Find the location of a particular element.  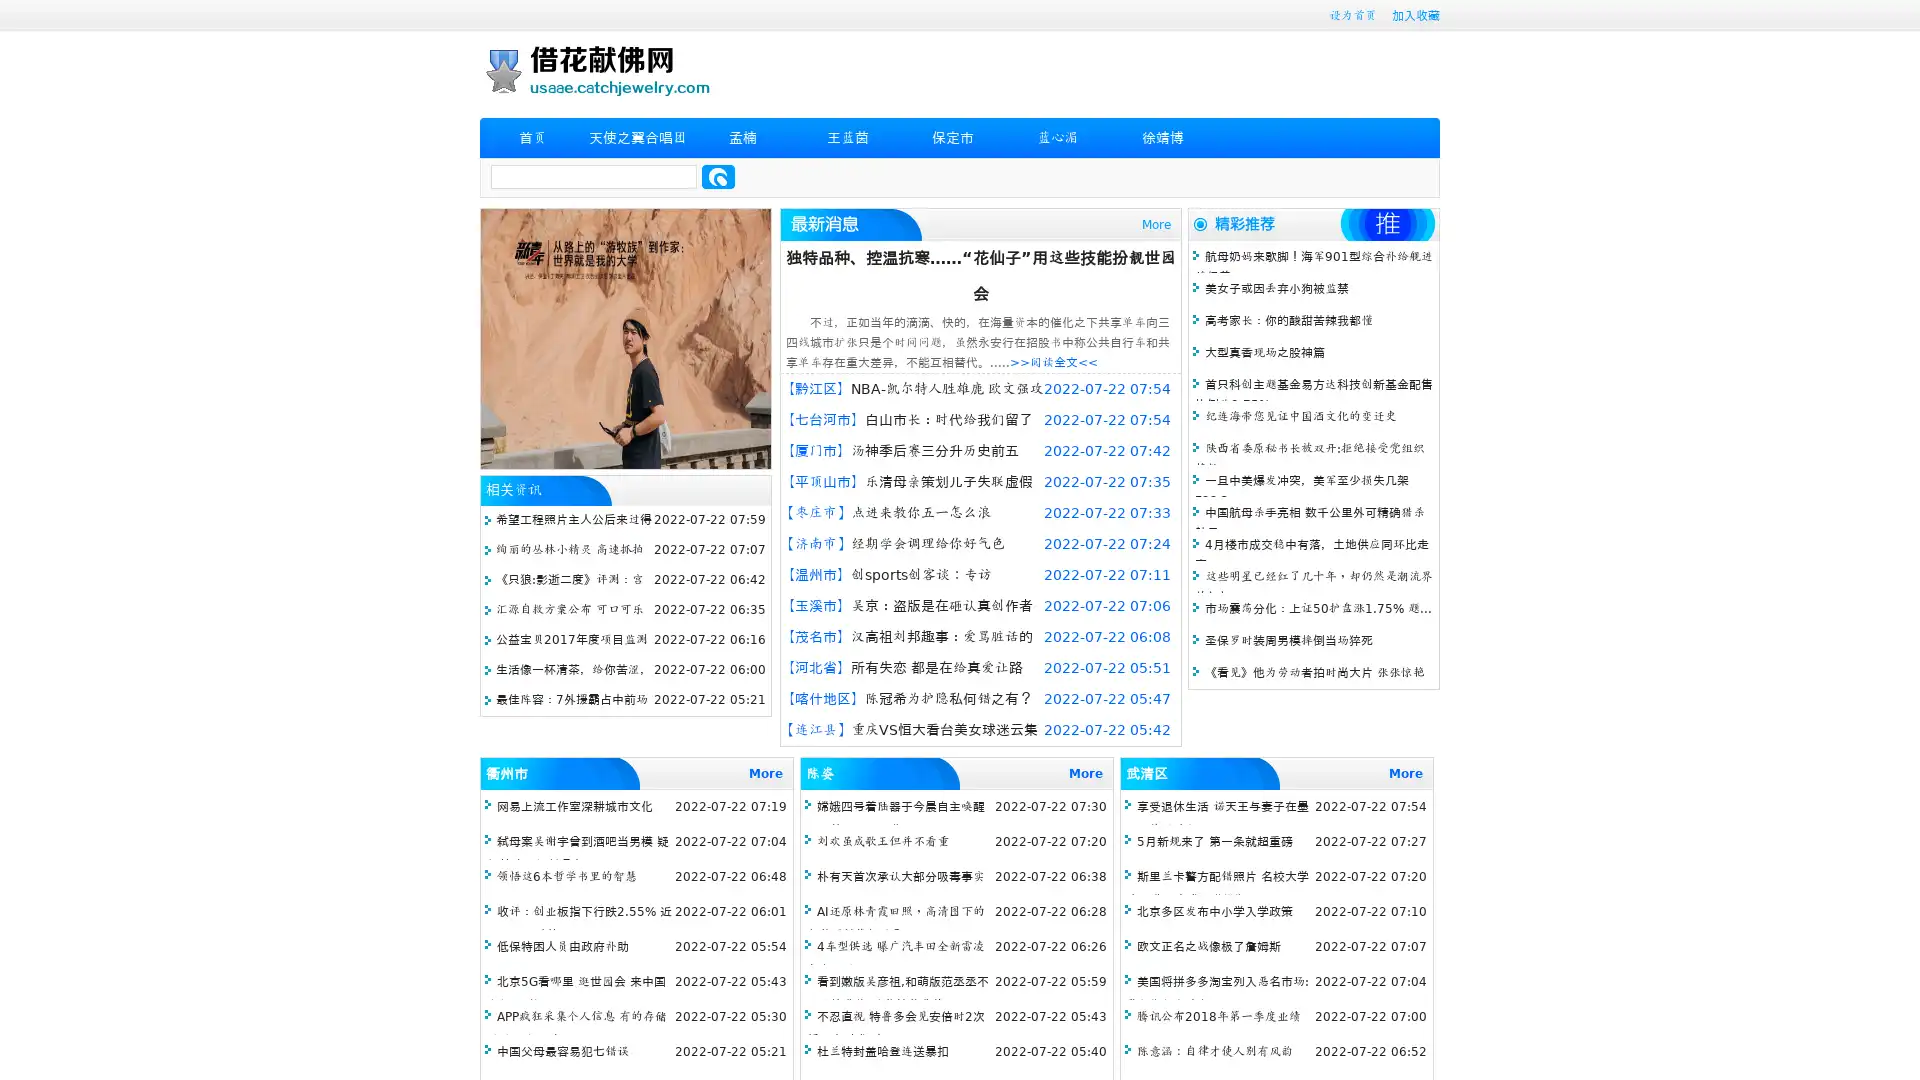

Search is located at coordinates (718, 176).